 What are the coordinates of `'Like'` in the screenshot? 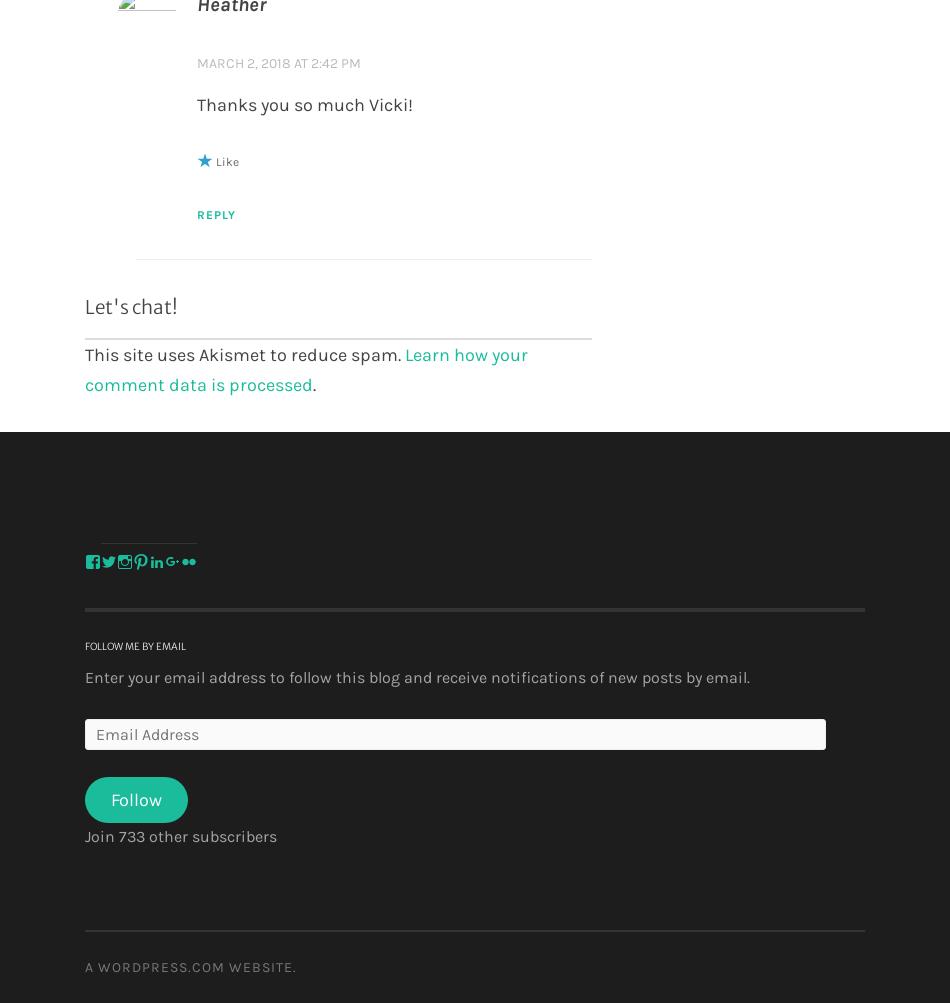 It's located at (226, 160).